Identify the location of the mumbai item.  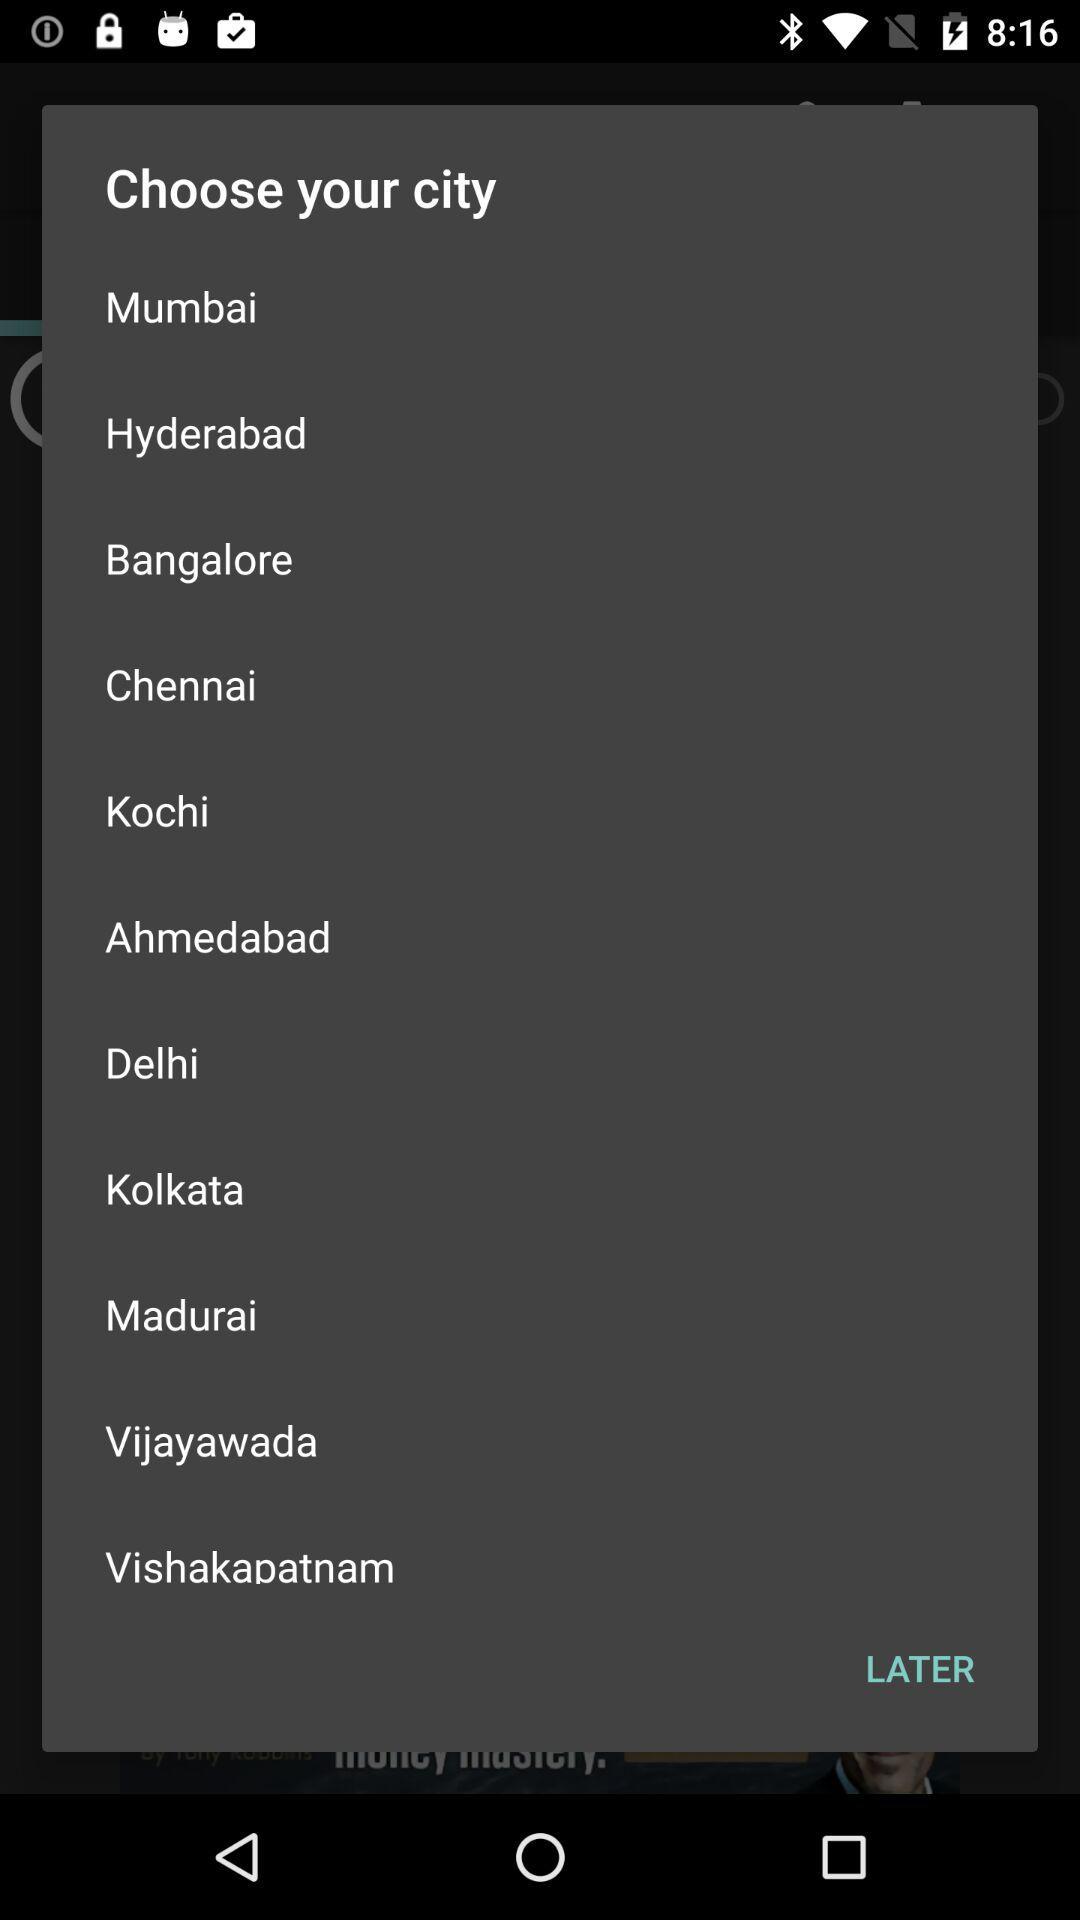
(540, 305).